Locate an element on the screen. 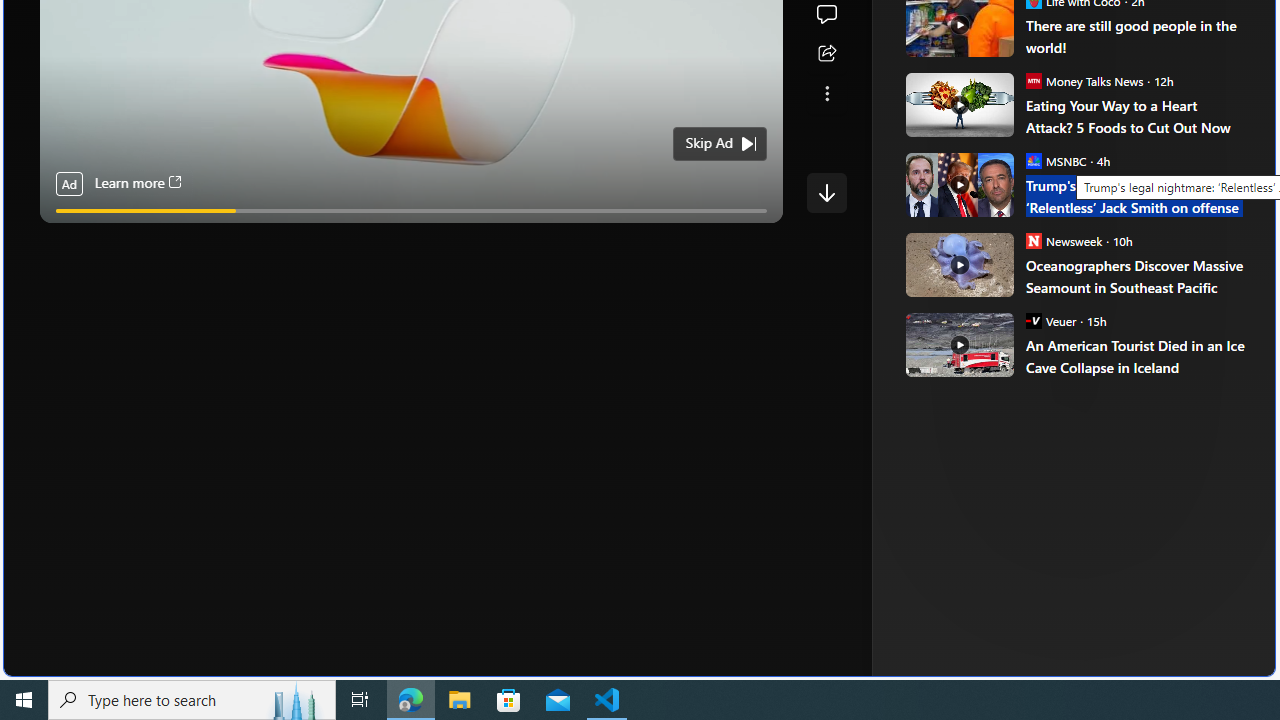  'Money Talks News Money Talks News' is located at coordinates (1083, 79).